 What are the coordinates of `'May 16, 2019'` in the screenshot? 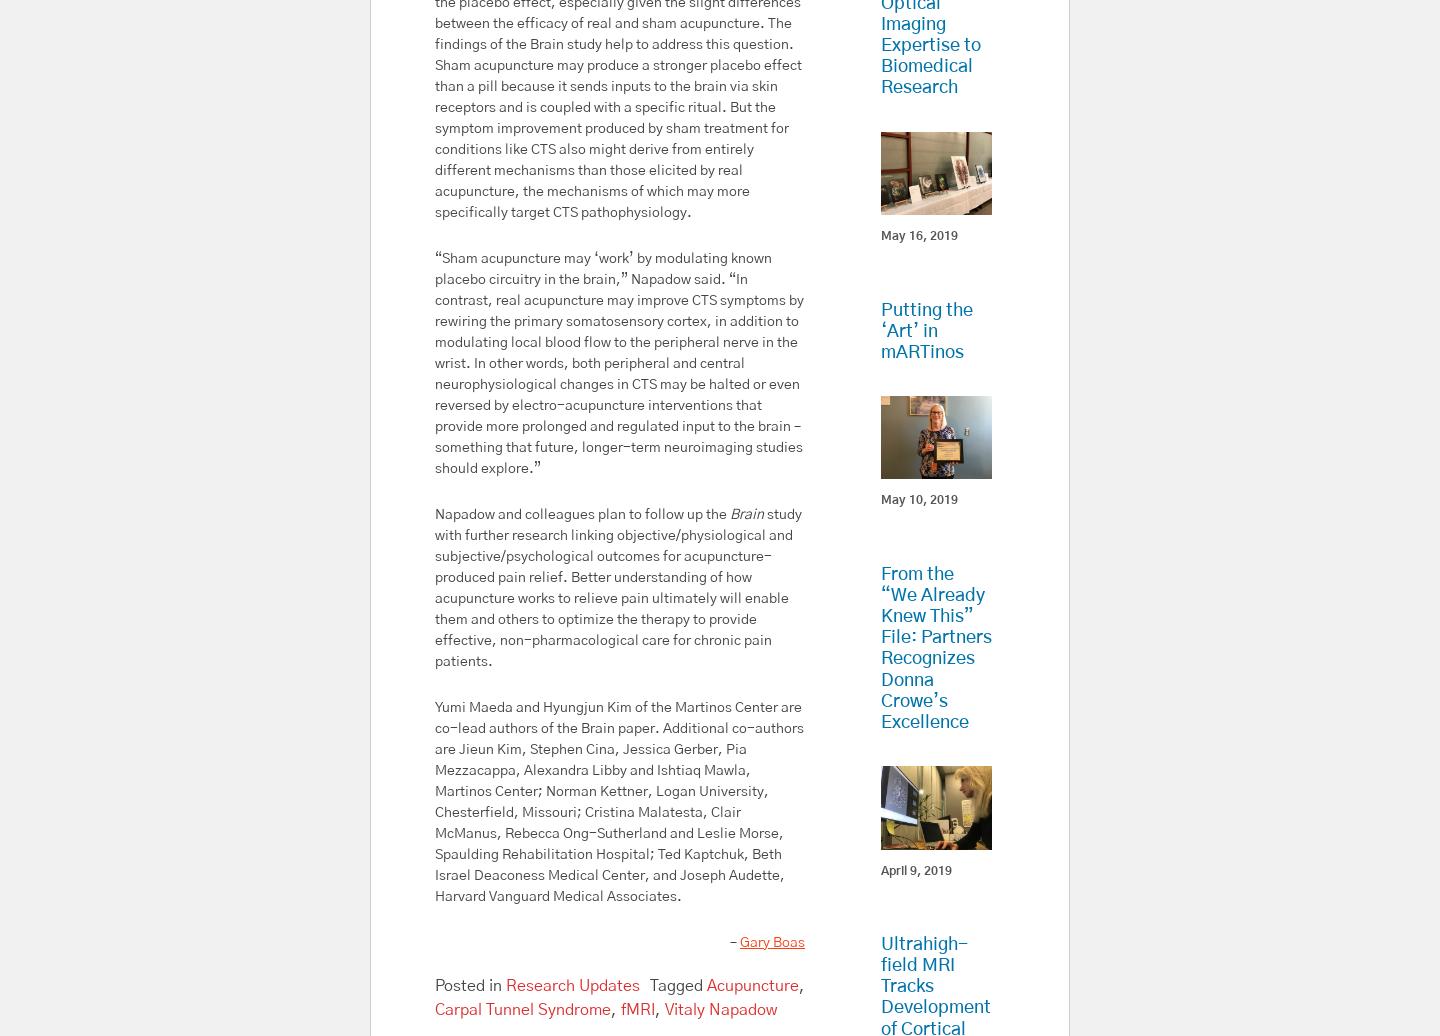 It's located at (918, 236).